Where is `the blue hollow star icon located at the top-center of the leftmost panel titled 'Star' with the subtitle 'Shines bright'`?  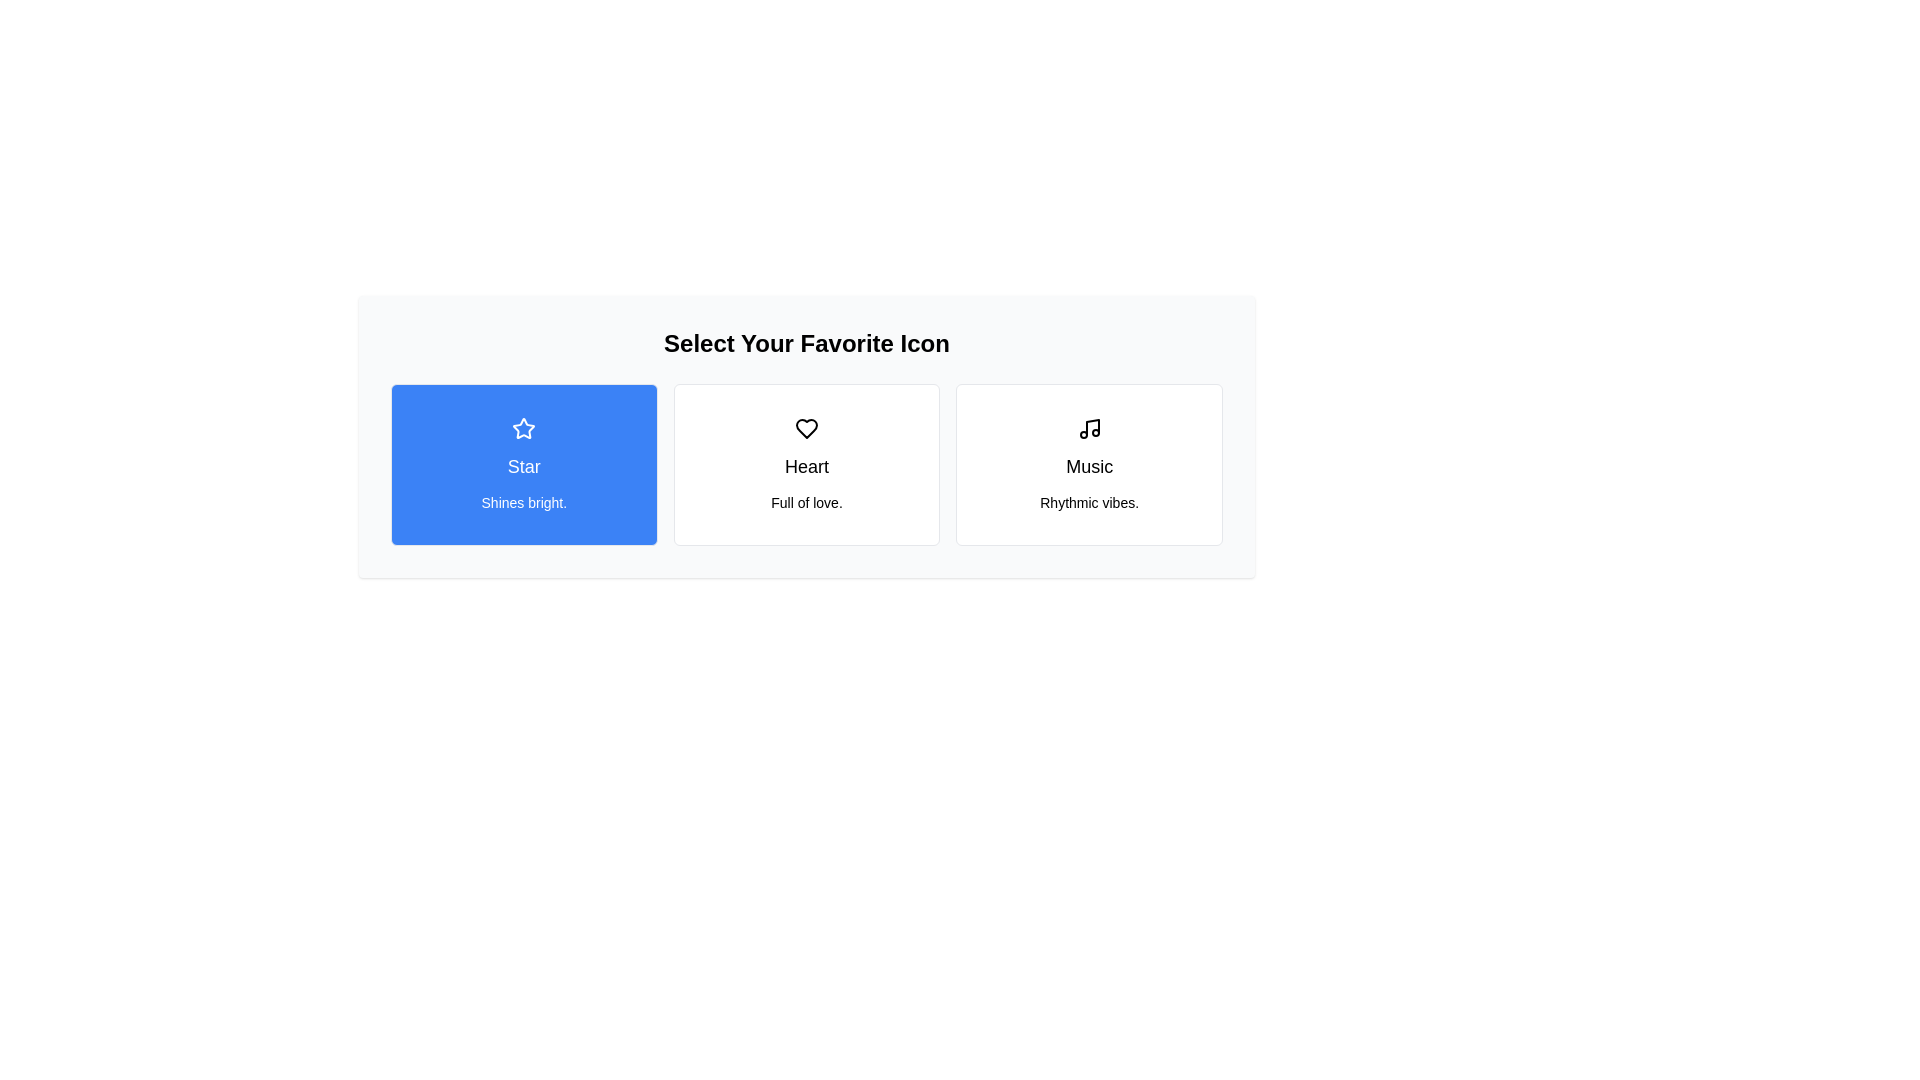
the blue hollow star icon located at the top-center of the leftmost panel titled 'Star' with the subtitle 'Shines bright' is located at coordinates (524, 427).